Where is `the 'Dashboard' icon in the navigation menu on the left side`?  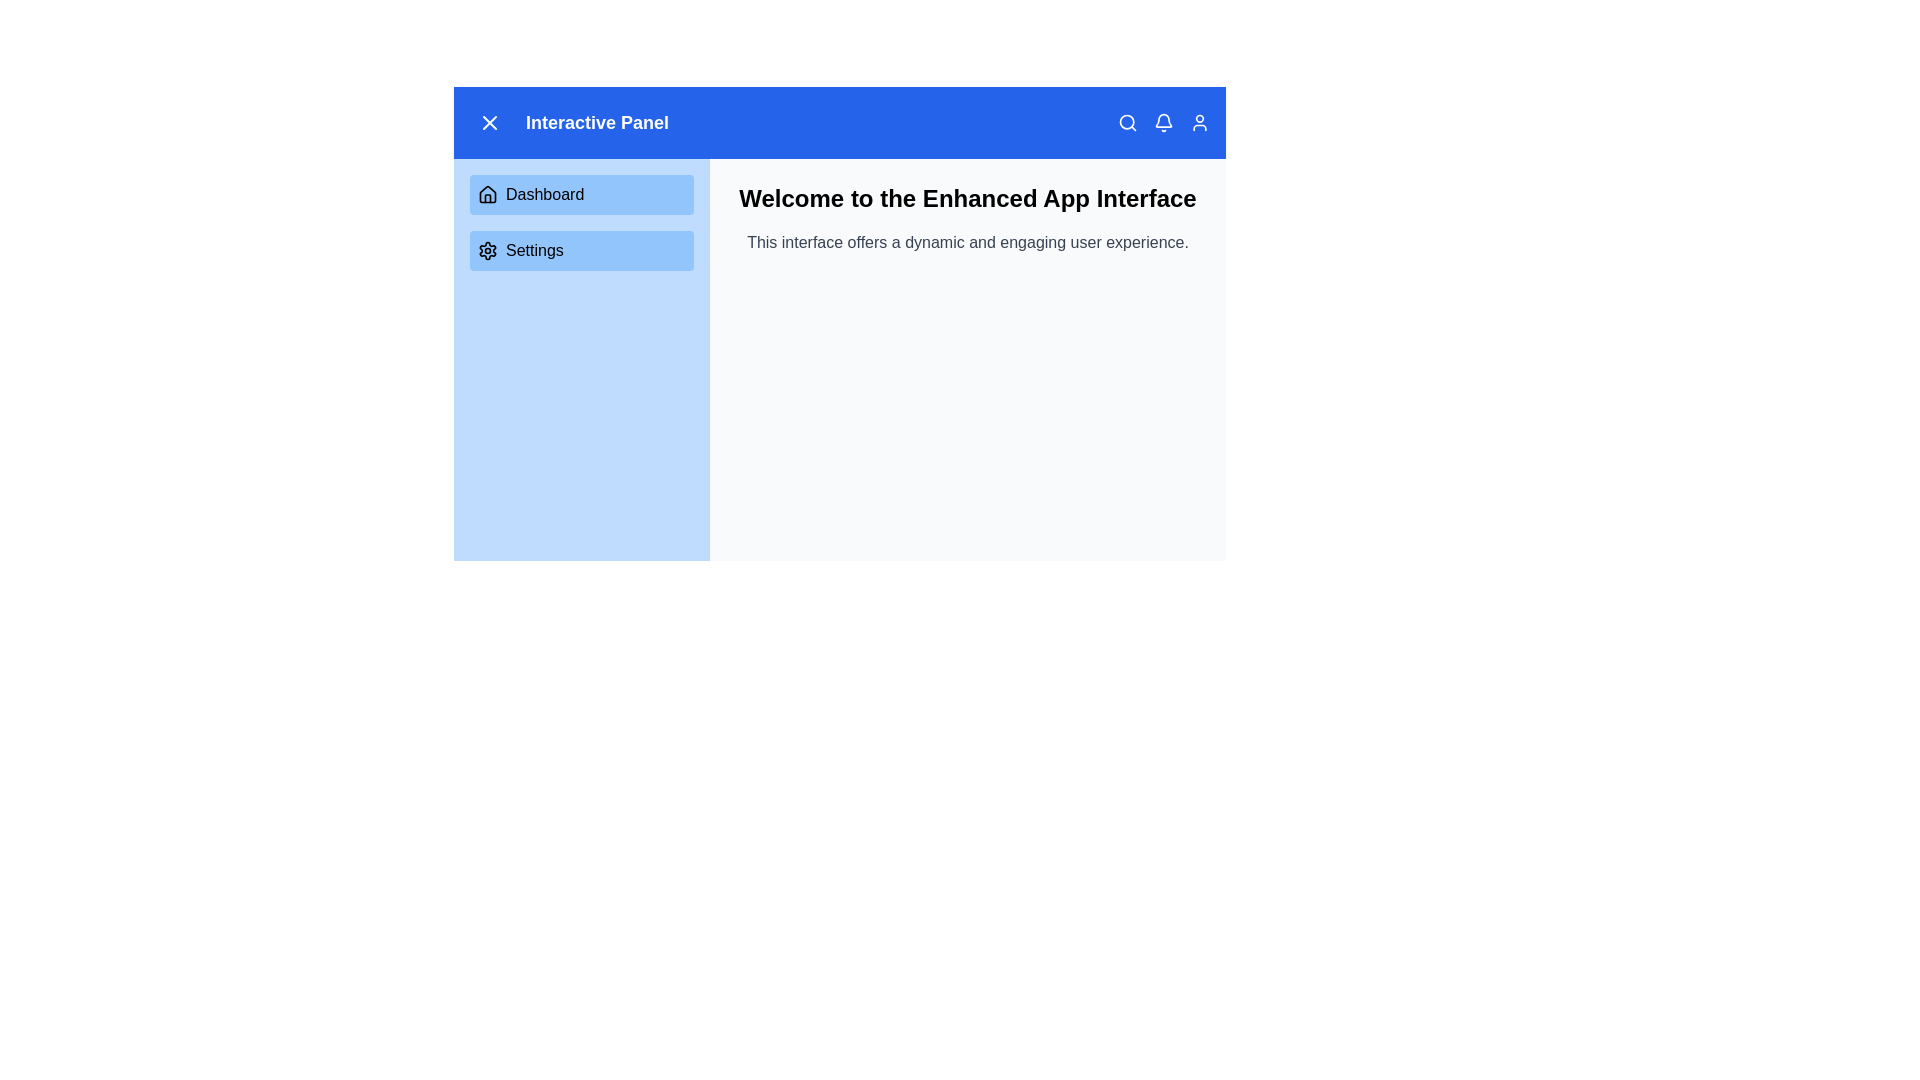
the 'Dashboard' icon in the navigation menu on the left side is located at coordinates (488, 195).